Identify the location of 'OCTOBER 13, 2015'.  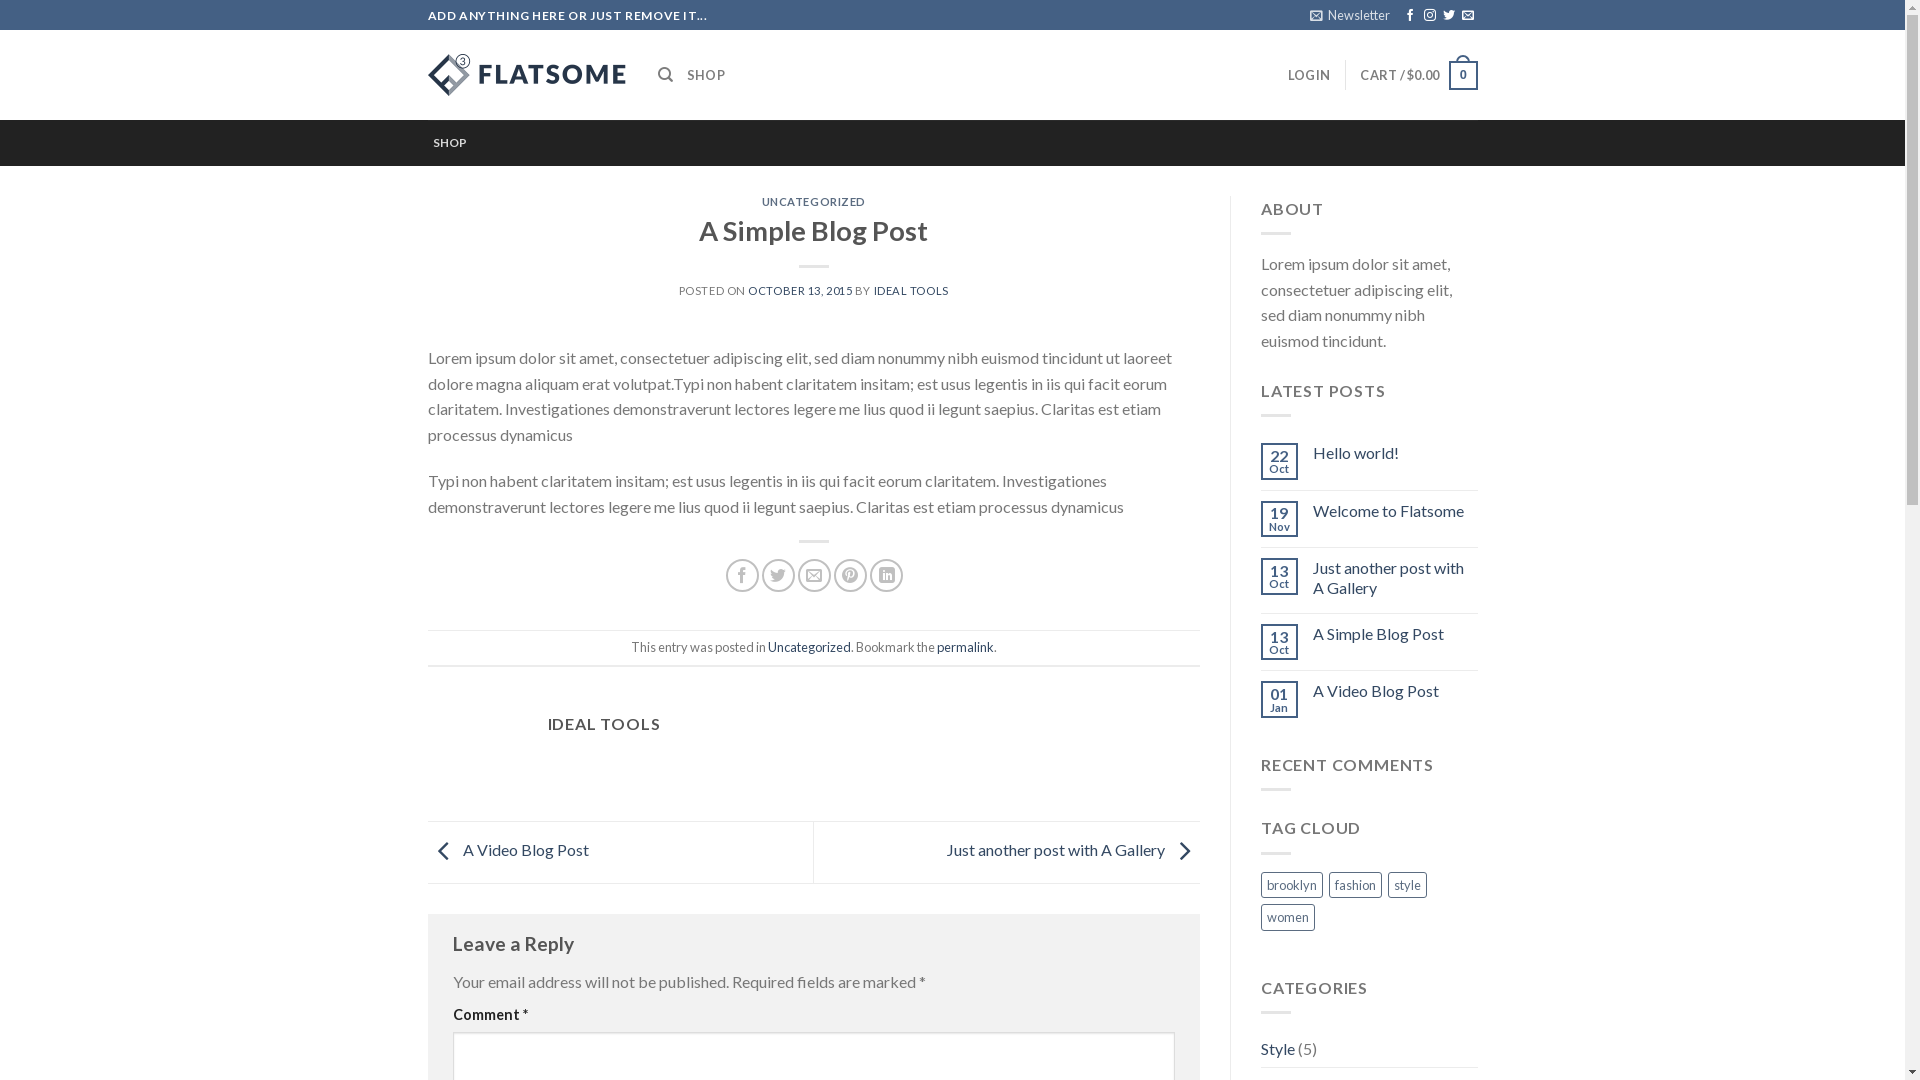
(800, 290).